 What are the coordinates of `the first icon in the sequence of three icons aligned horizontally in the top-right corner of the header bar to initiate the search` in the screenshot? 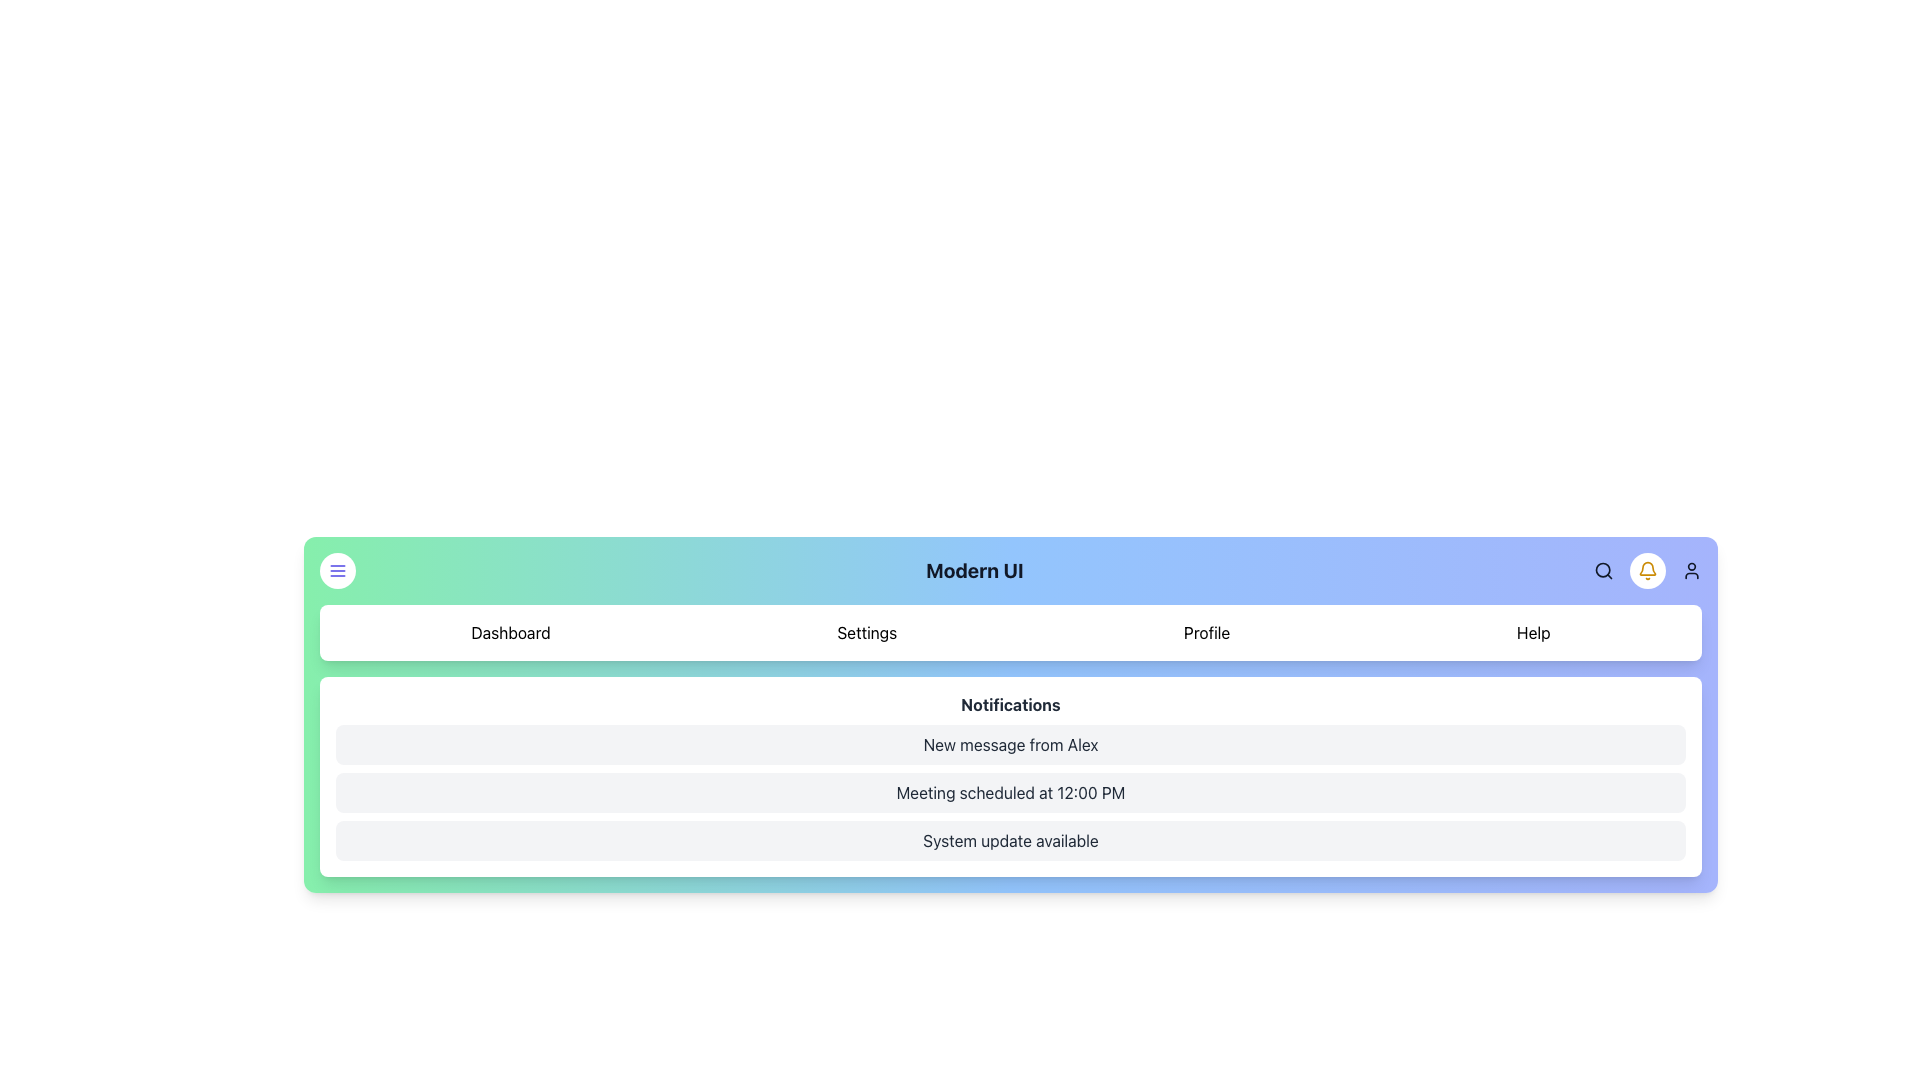 It's located at (1603, 570).